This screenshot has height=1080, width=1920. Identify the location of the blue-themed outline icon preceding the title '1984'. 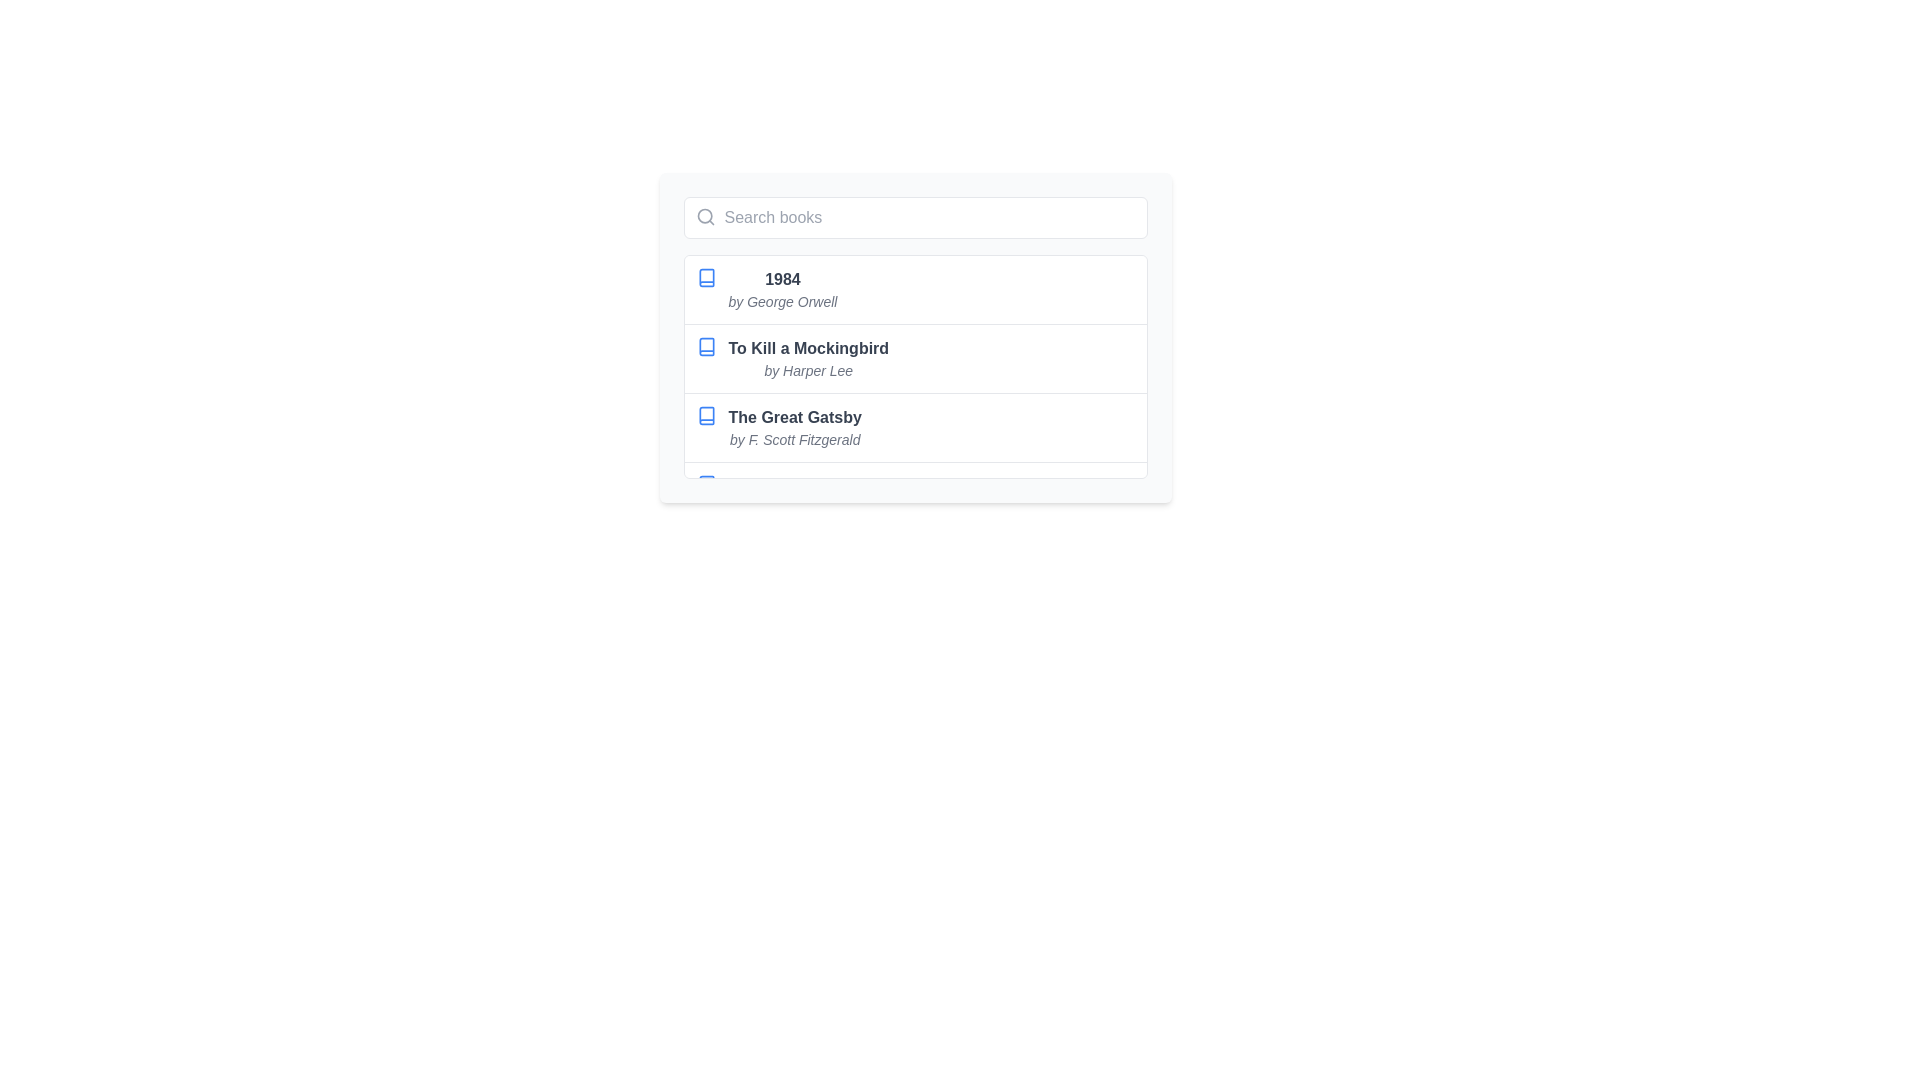
(706, 277).